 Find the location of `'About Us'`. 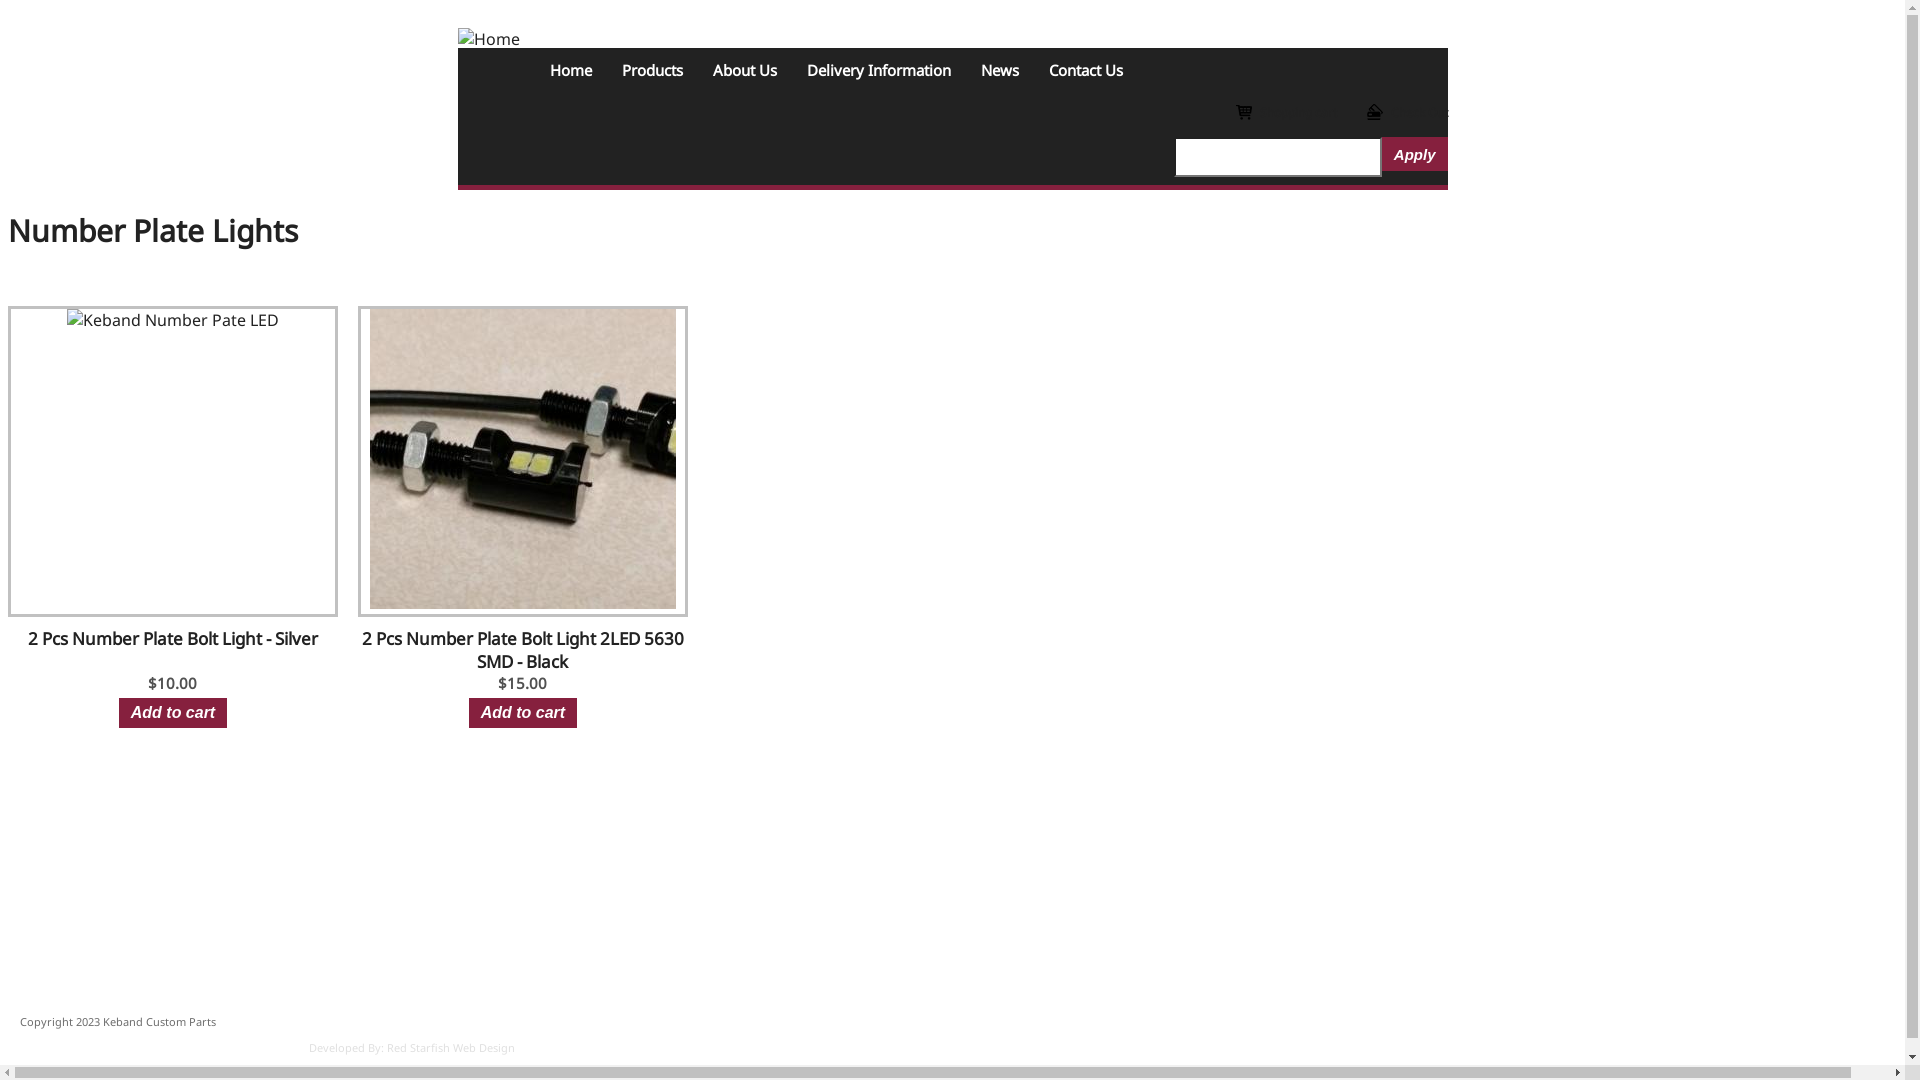

'About Us' is located at coordinates (697, 68).